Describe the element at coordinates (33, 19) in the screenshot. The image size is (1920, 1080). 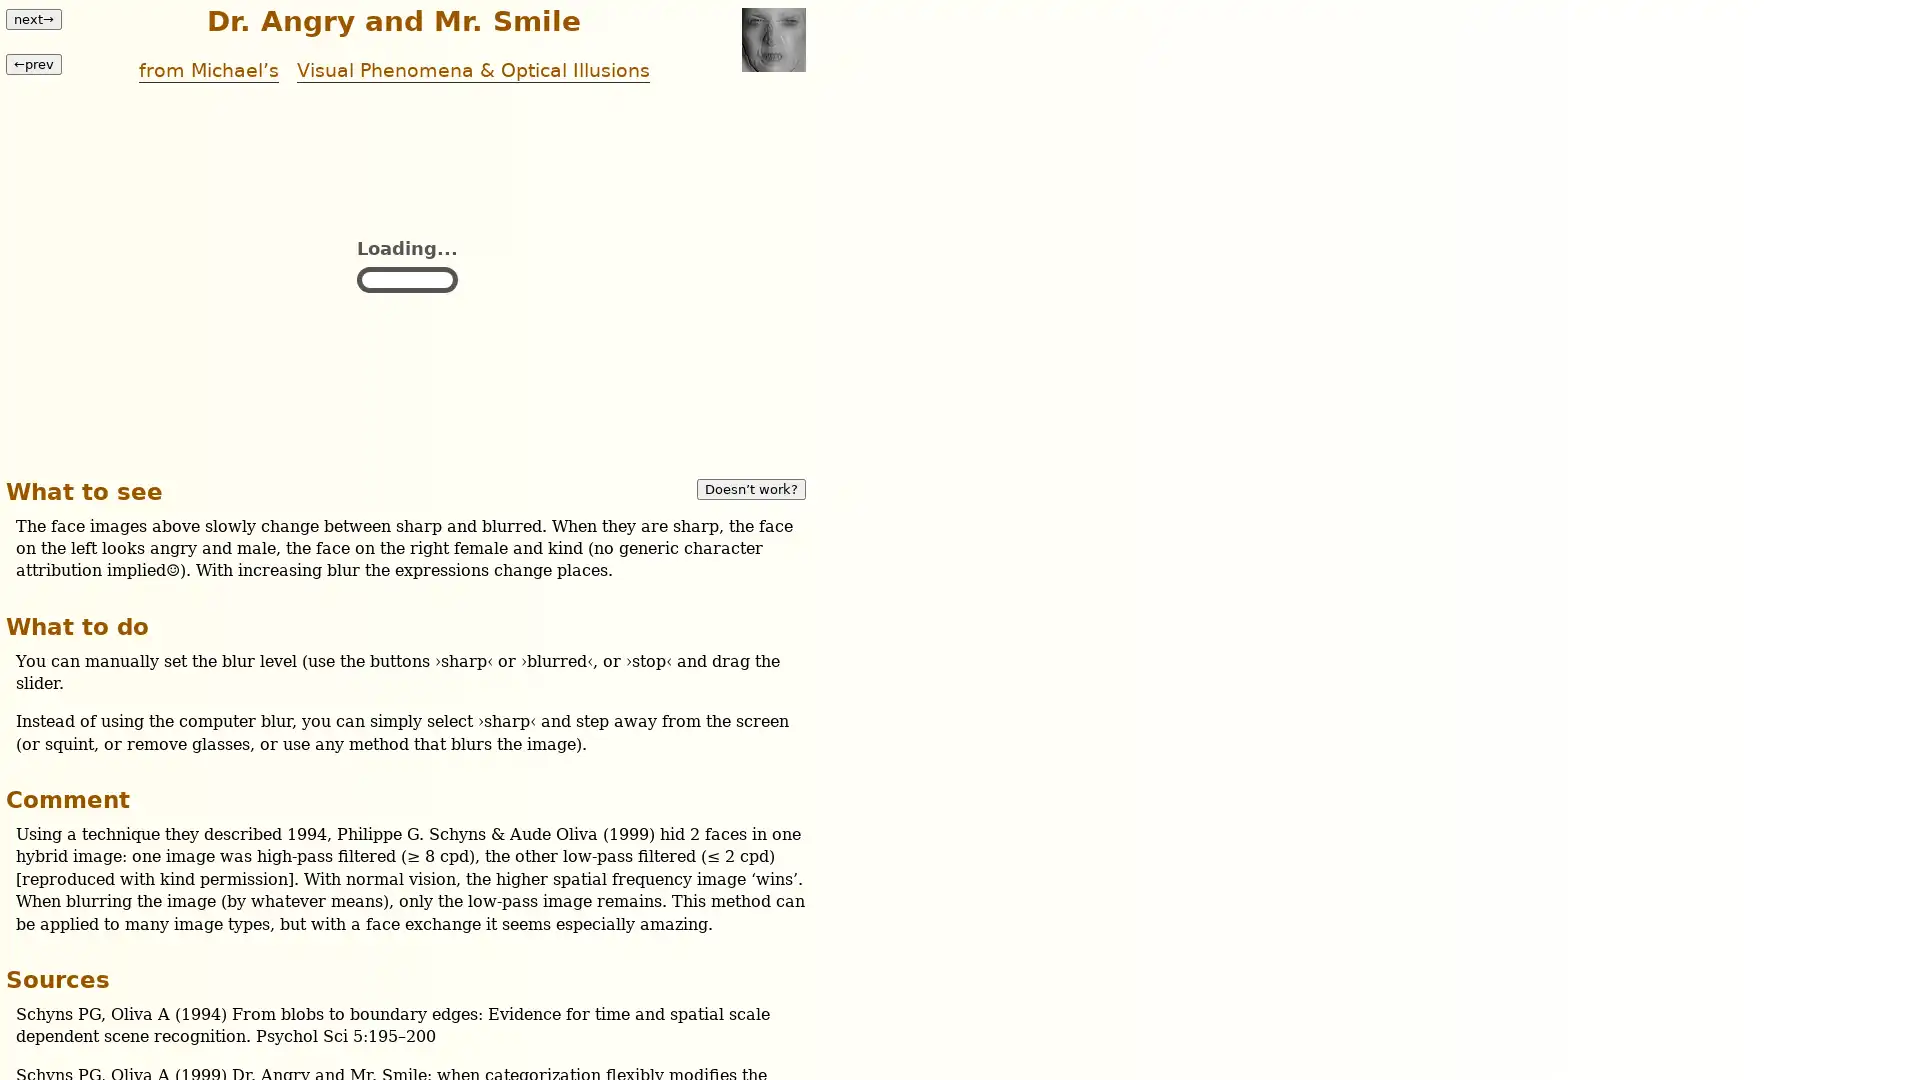
I see `next` at that location.